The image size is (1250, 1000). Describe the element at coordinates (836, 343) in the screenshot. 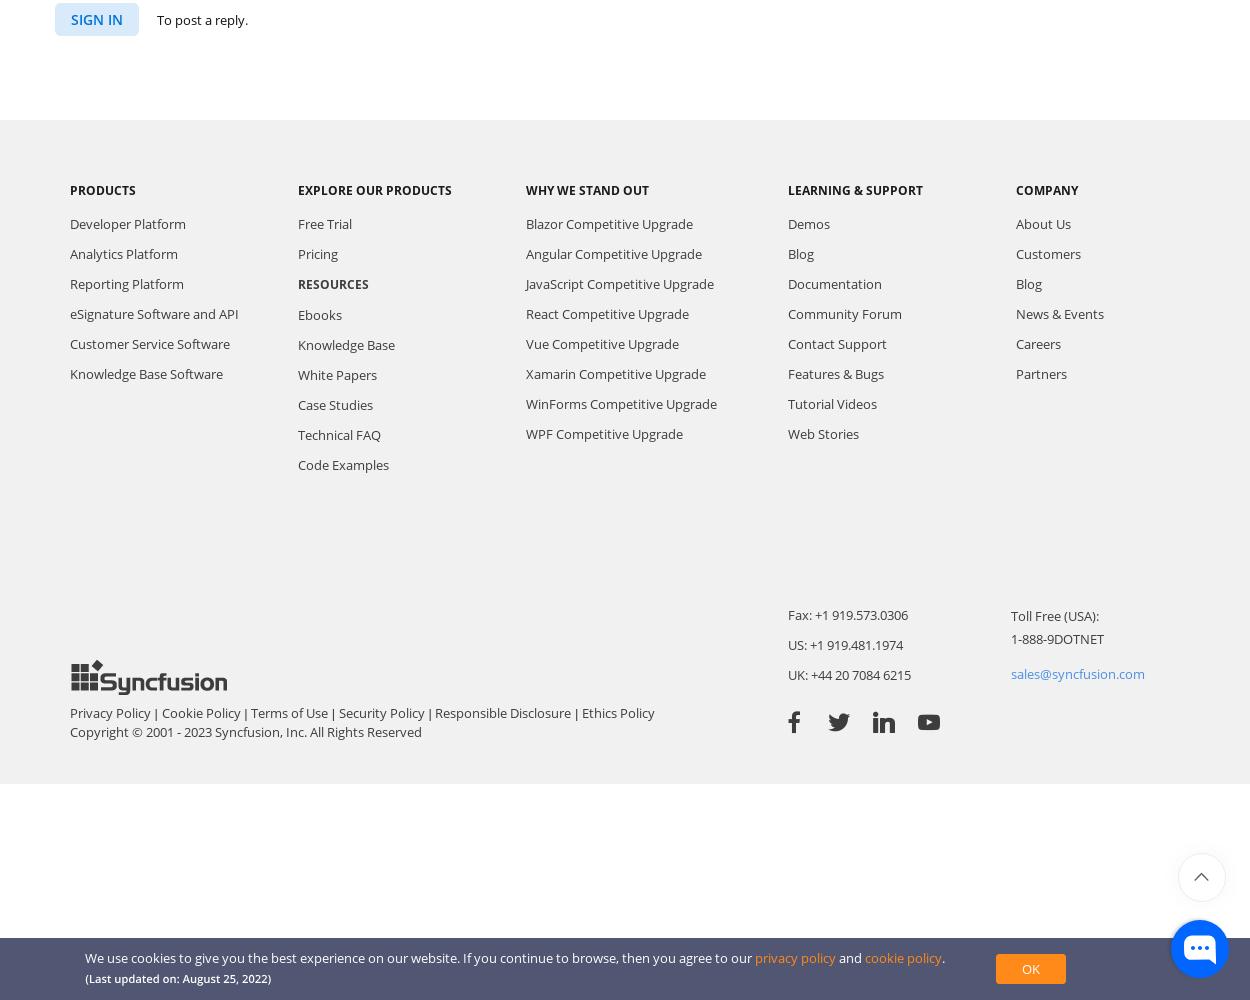

I see `'Contact Support'` at that location.